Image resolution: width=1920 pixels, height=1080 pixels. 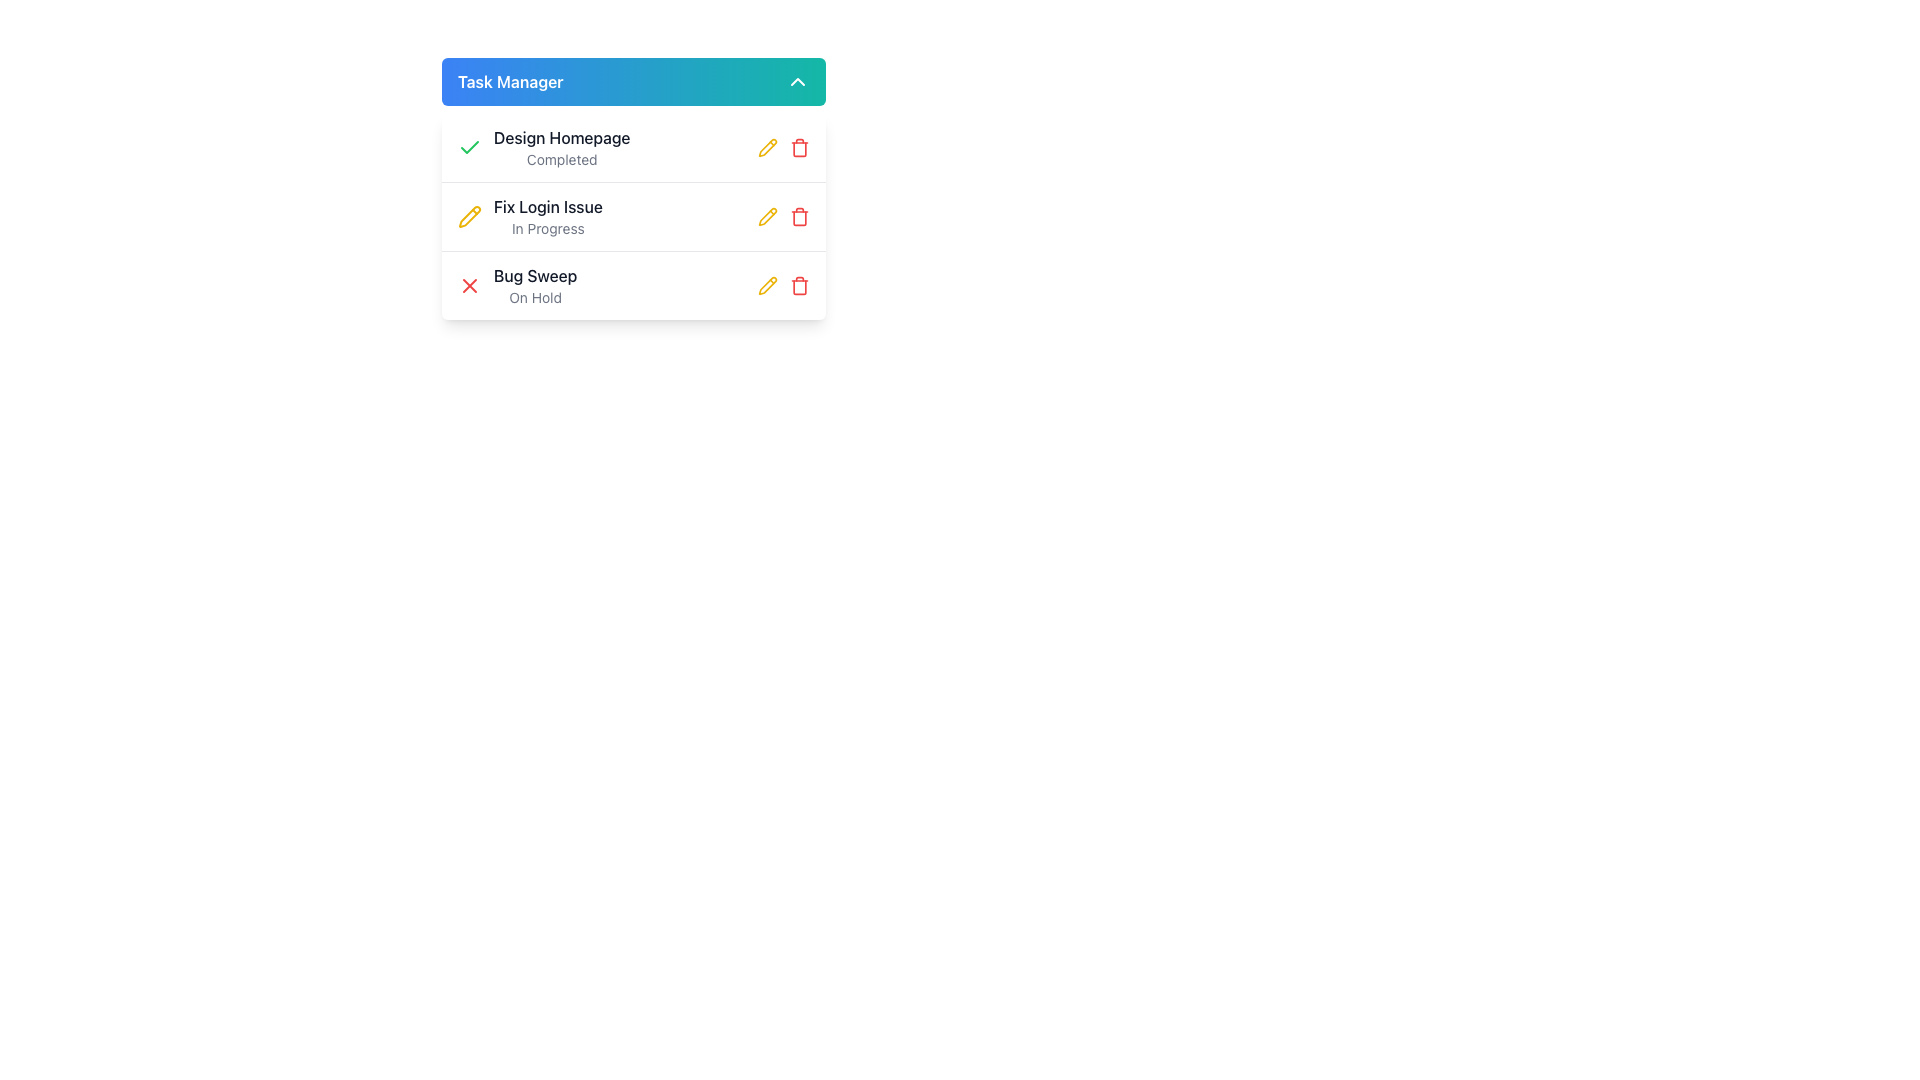 I want to click on the 'Design Homepage' text label, which is the leftmost label in the first row of the vertical task list, so click(x=560, y=137).